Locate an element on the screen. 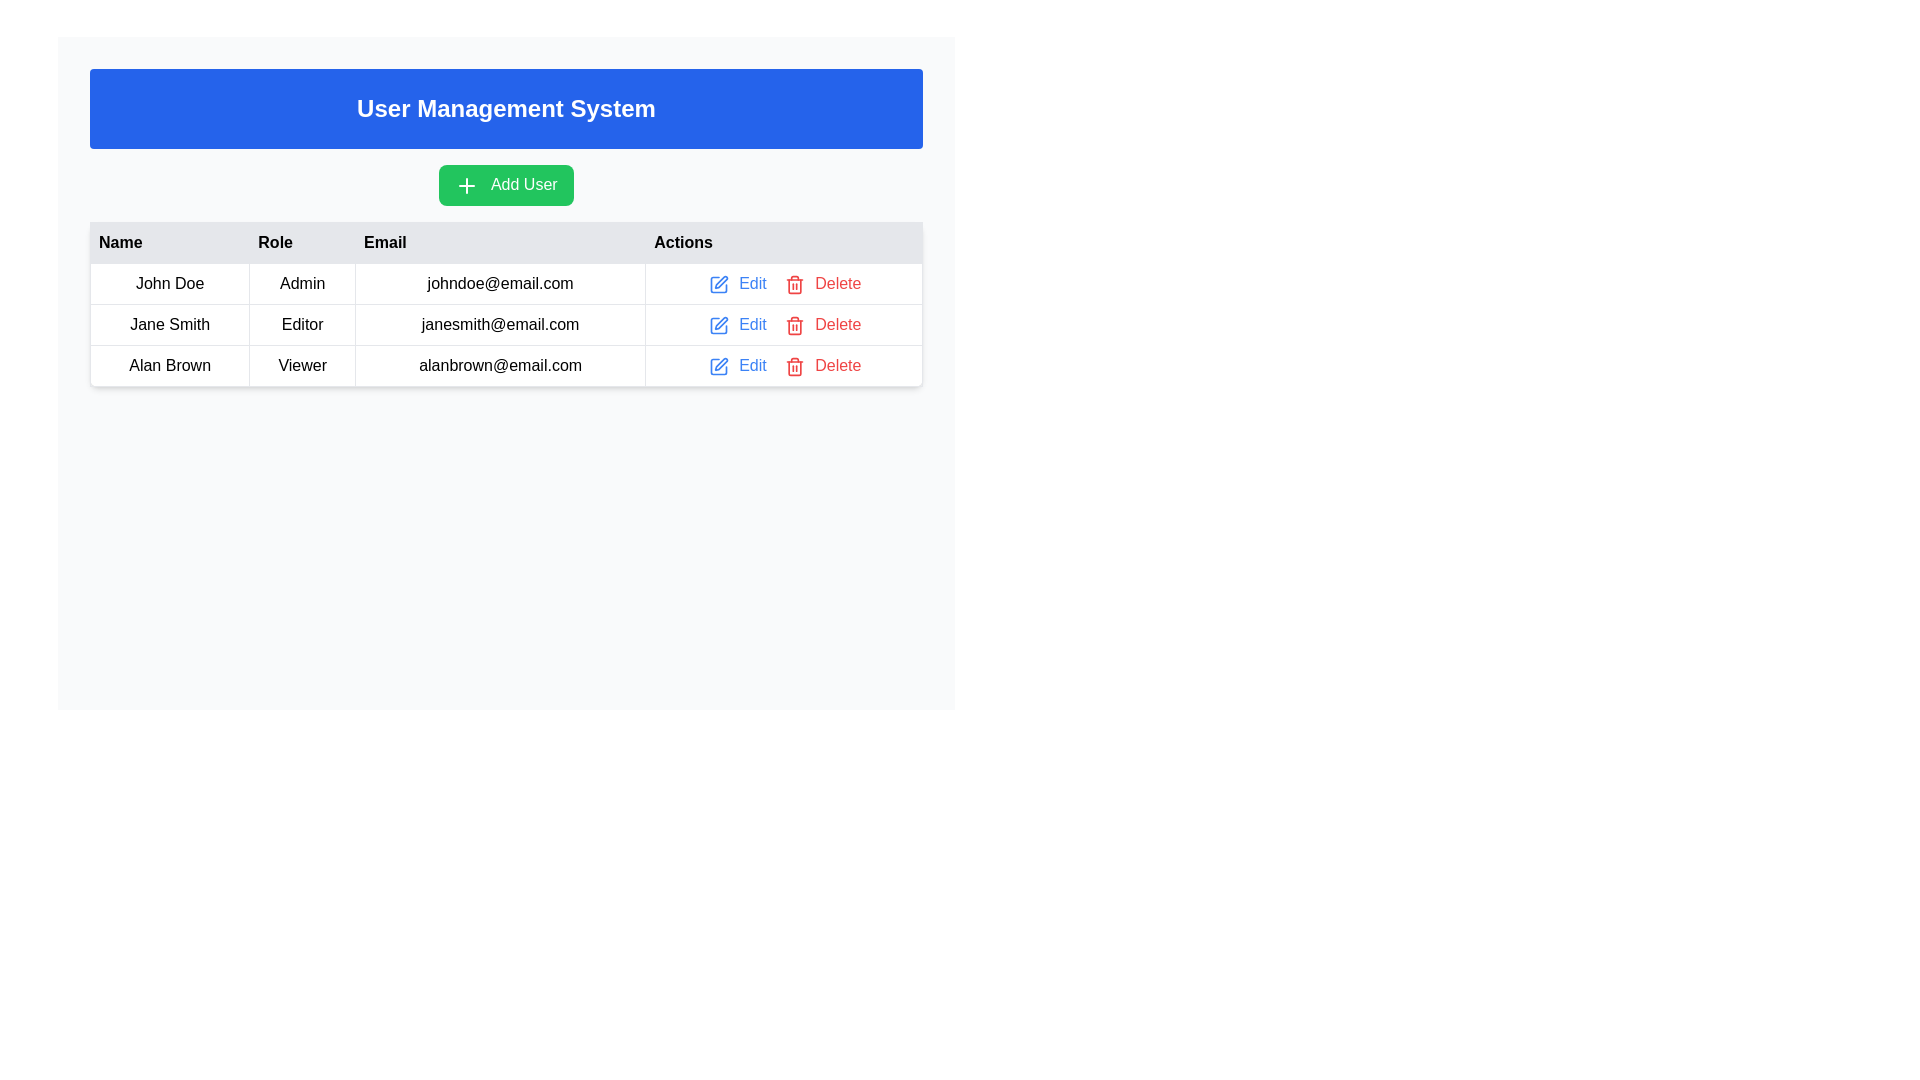  the email display of user 'Jane Smith' located in the second row of the table is located at coordinates (500, 323).